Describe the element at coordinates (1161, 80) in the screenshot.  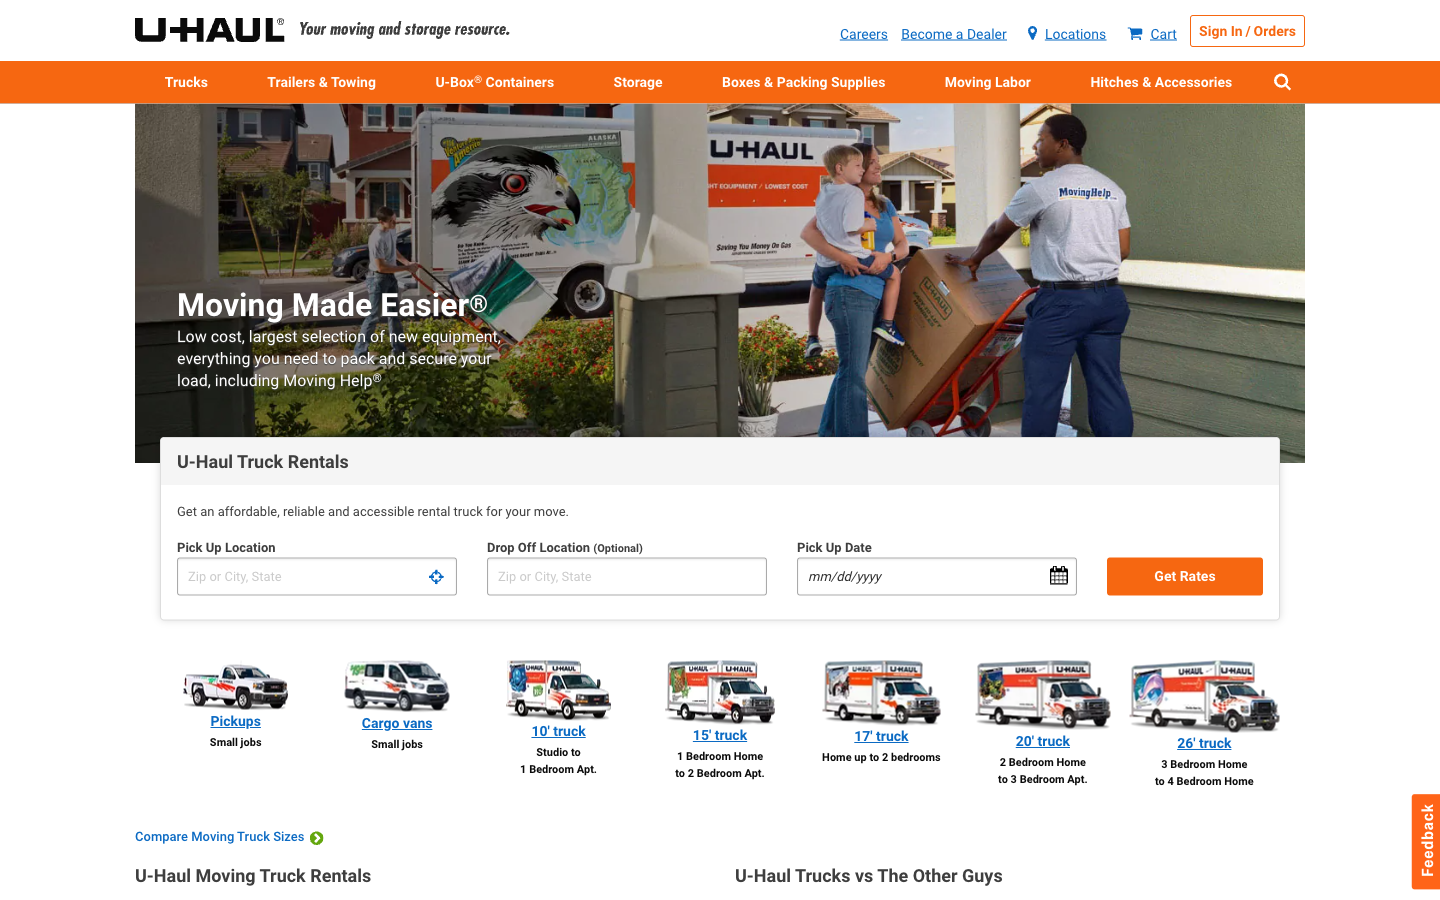
I see `How can I set up a trailer for my vehicle?` at that location.